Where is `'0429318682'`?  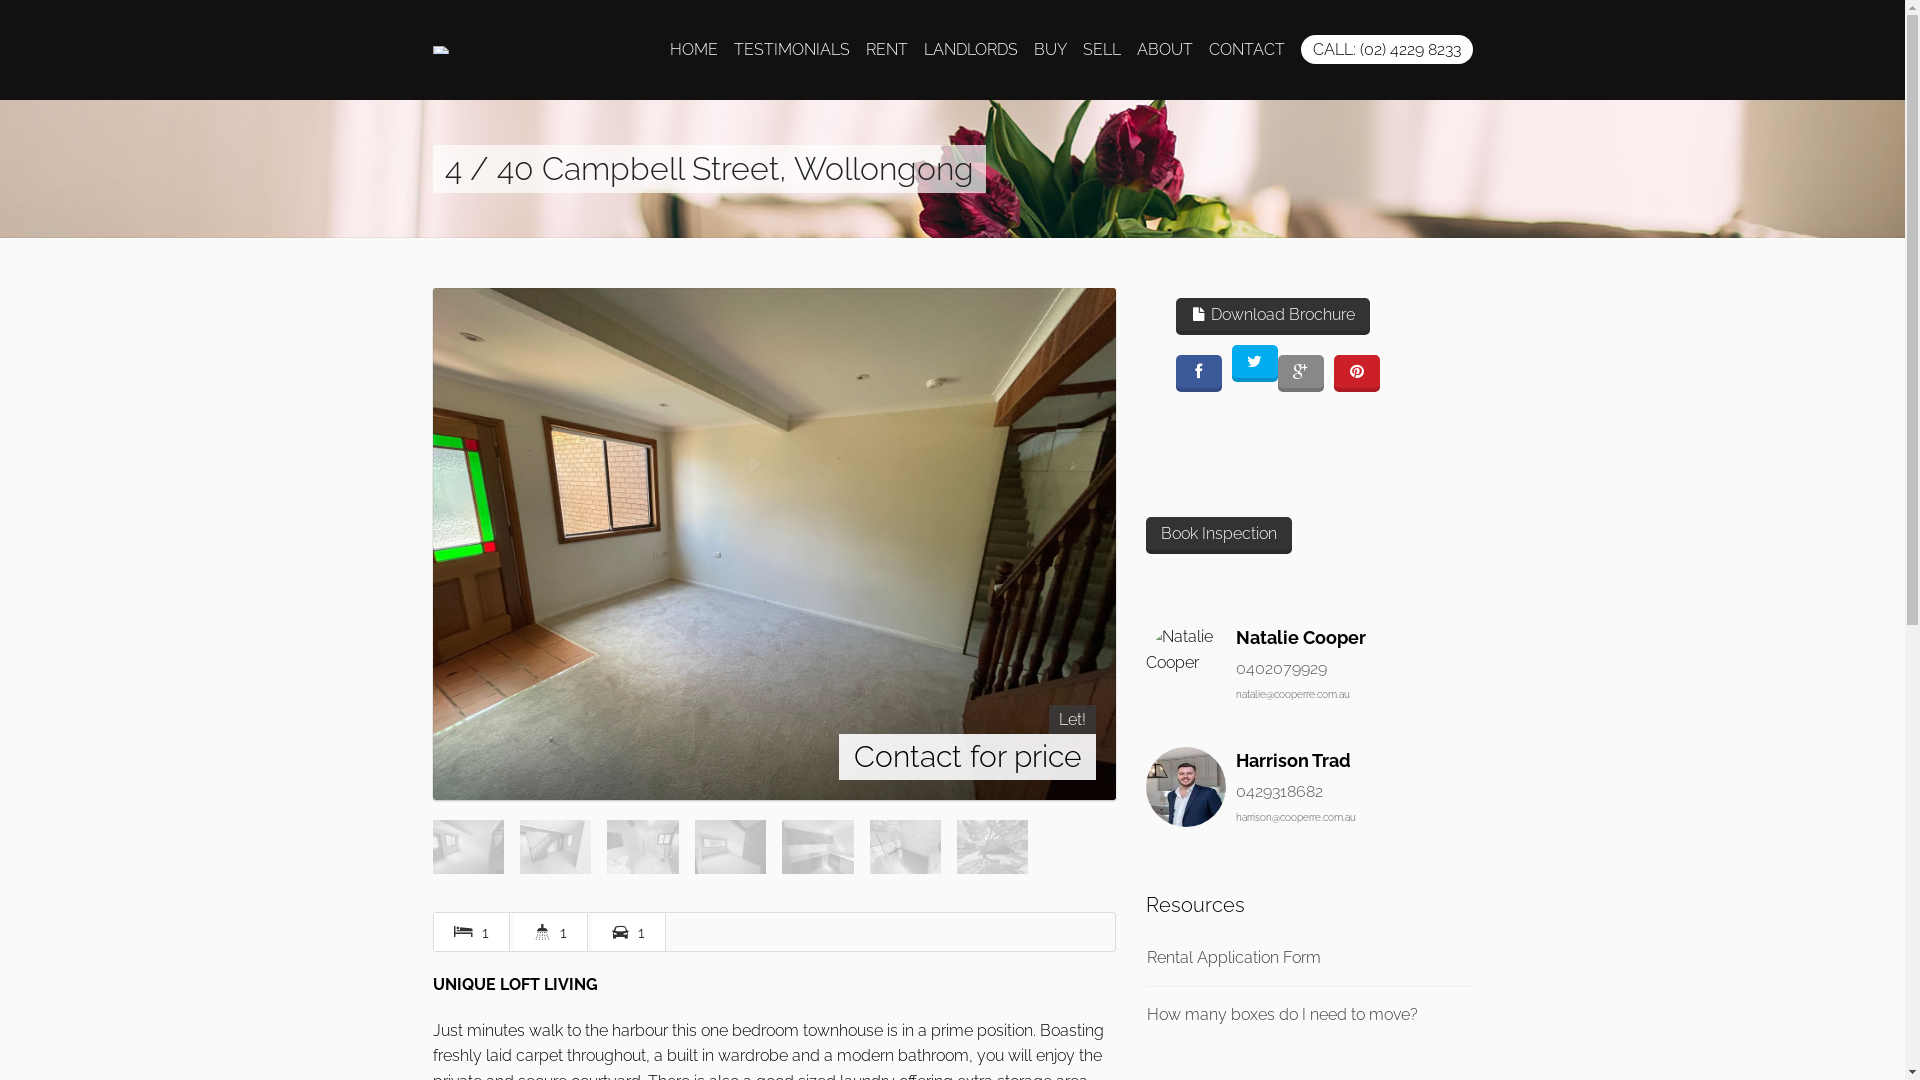
'0429318682' is located at coordinates (1278, 790).